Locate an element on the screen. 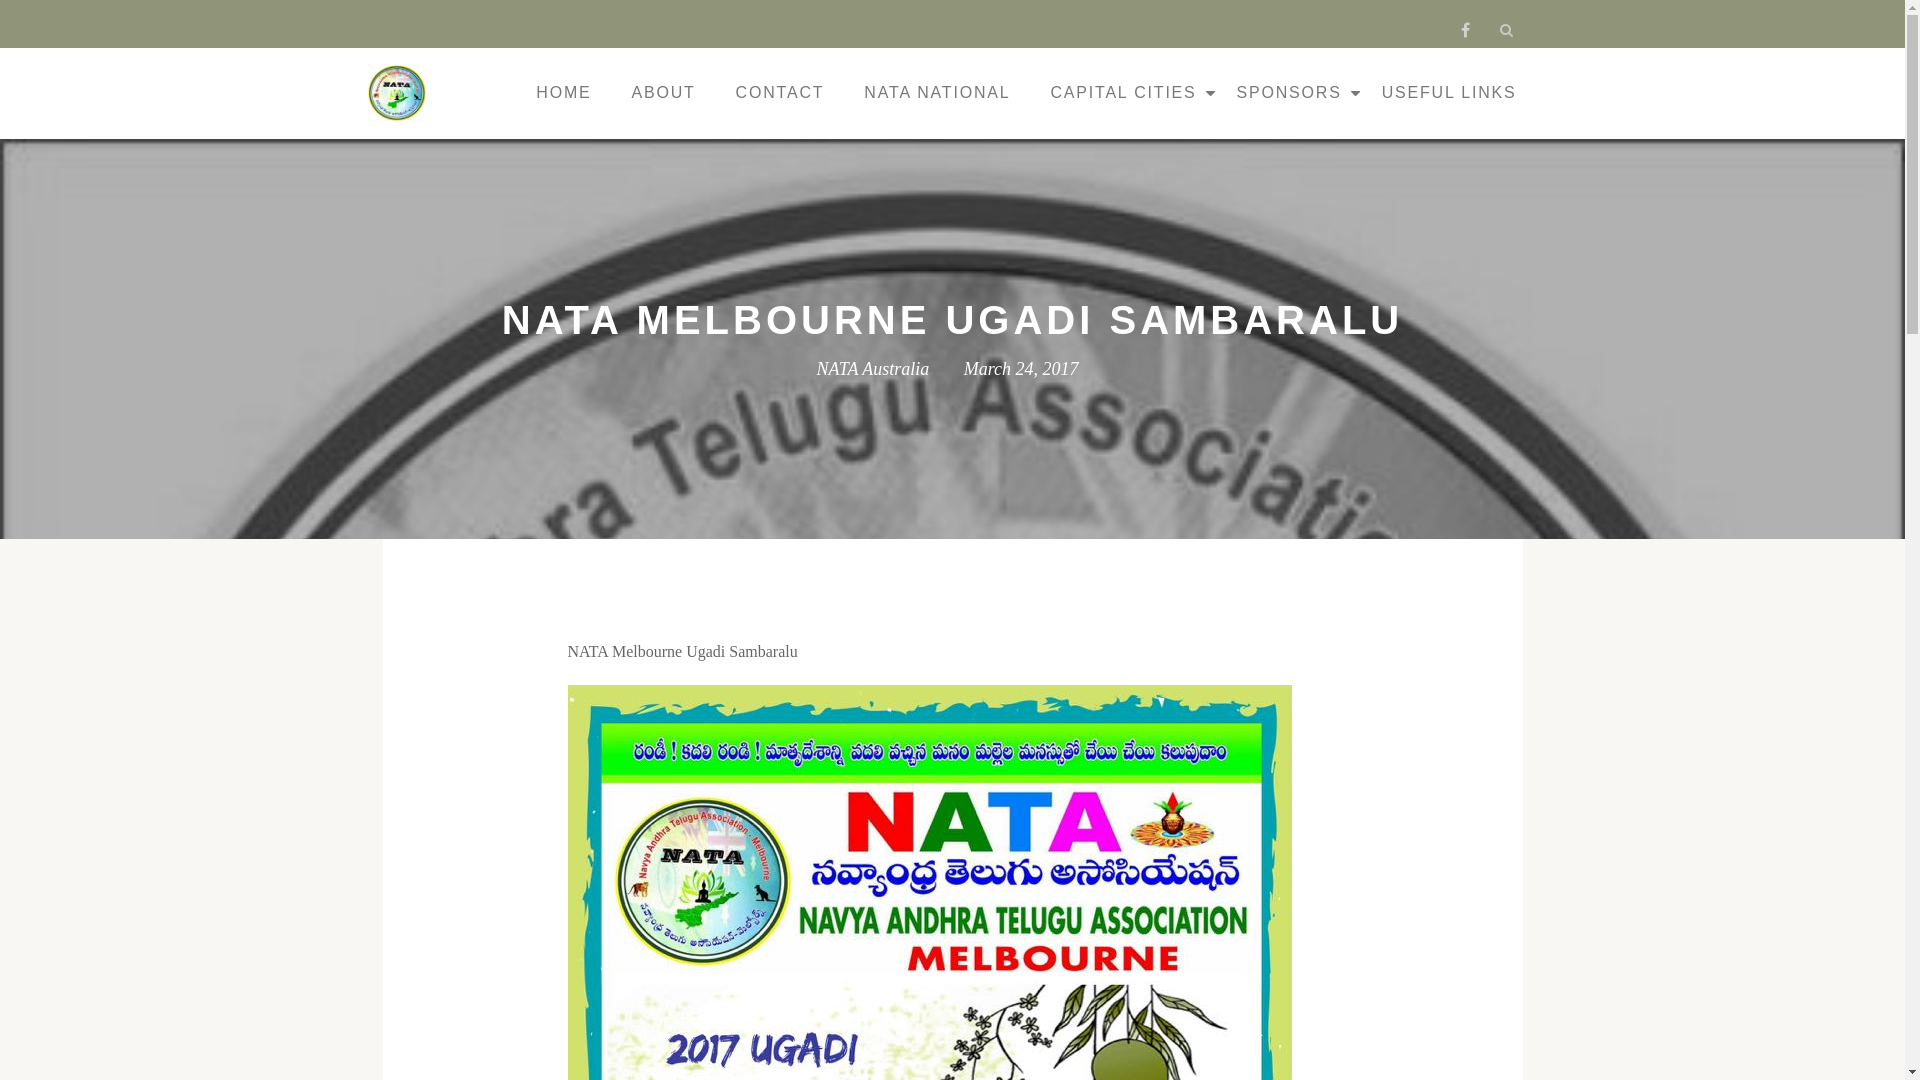  'fa-facebook' is located at coordinates (1455, 34).